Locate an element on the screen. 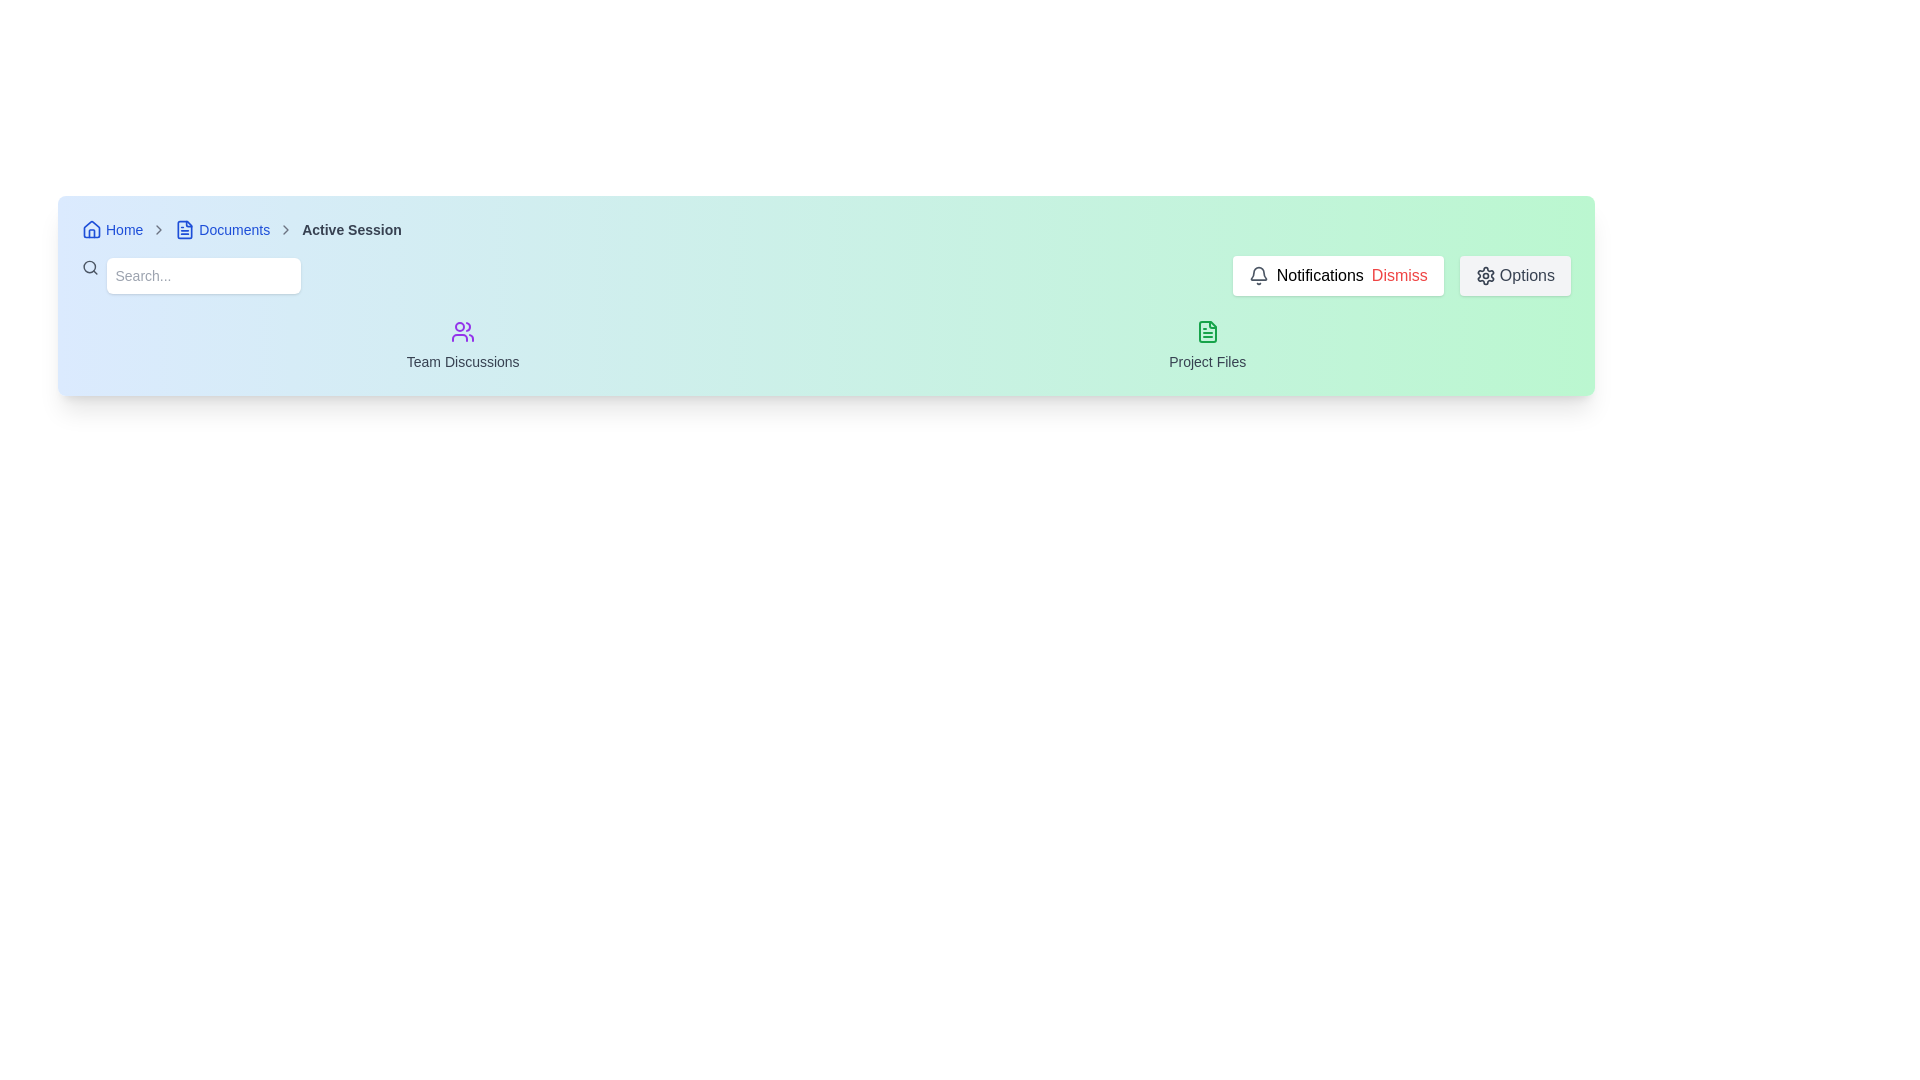 This screenshot has width=1920, height=1080. the 'Documents' hyperlink within the breadcrumb navigation is located at coordinates (222, 229).